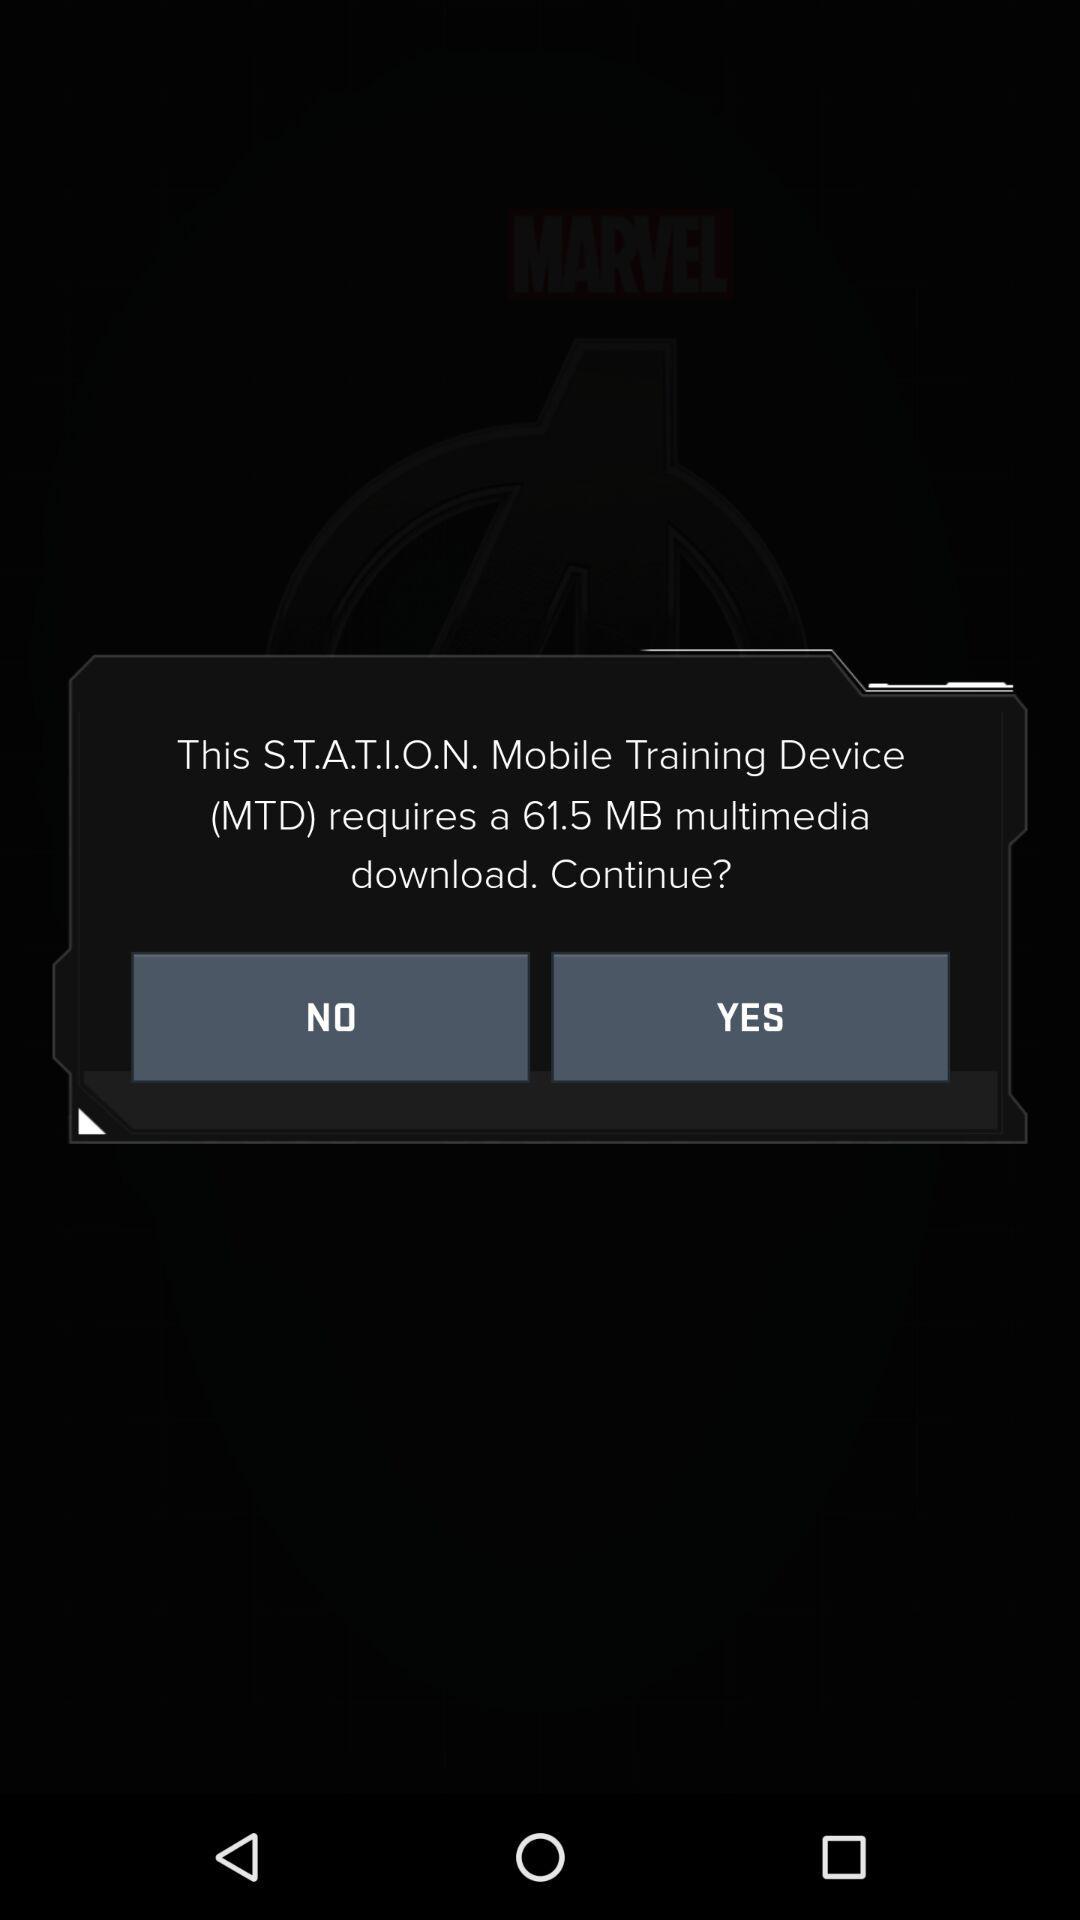  I want to click on the yes on the right, so click(750, 1017).